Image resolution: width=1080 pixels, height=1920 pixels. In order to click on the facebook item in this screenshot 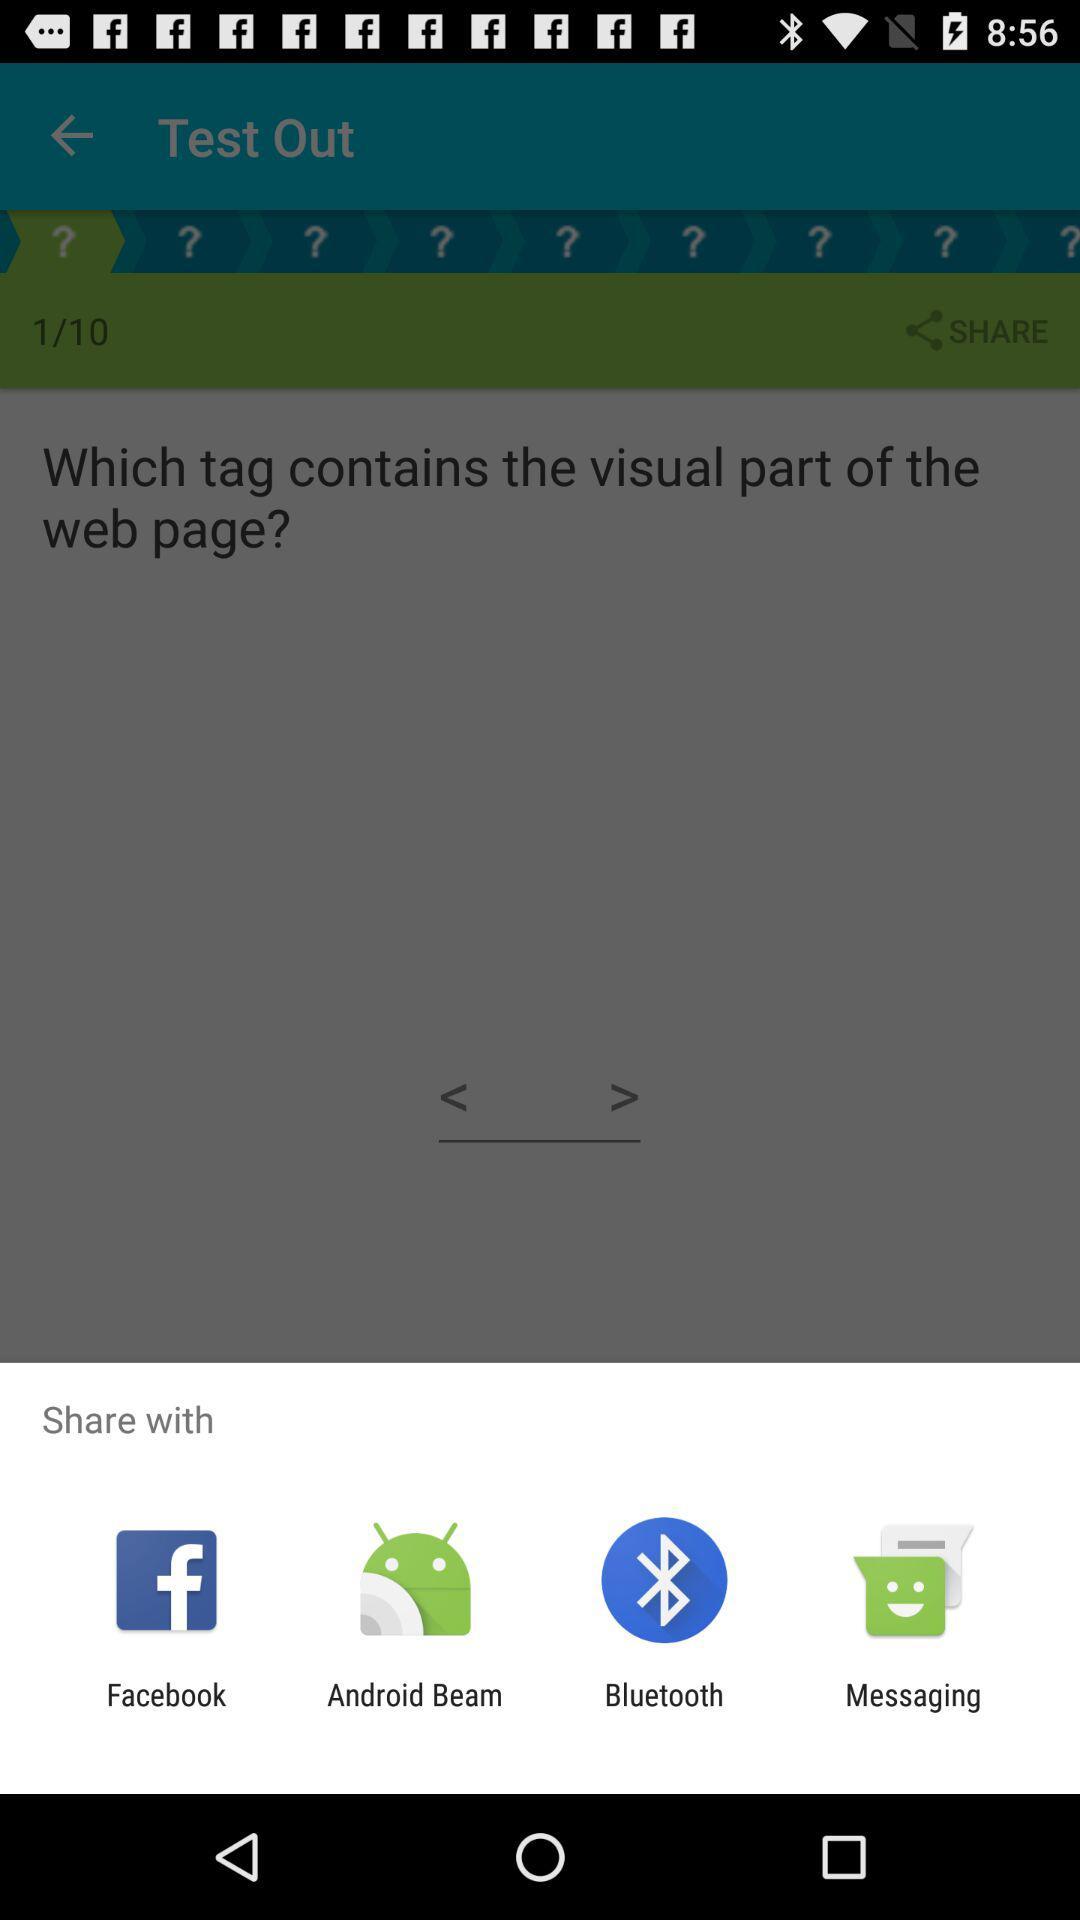, I will do `click(165, 1711)`.